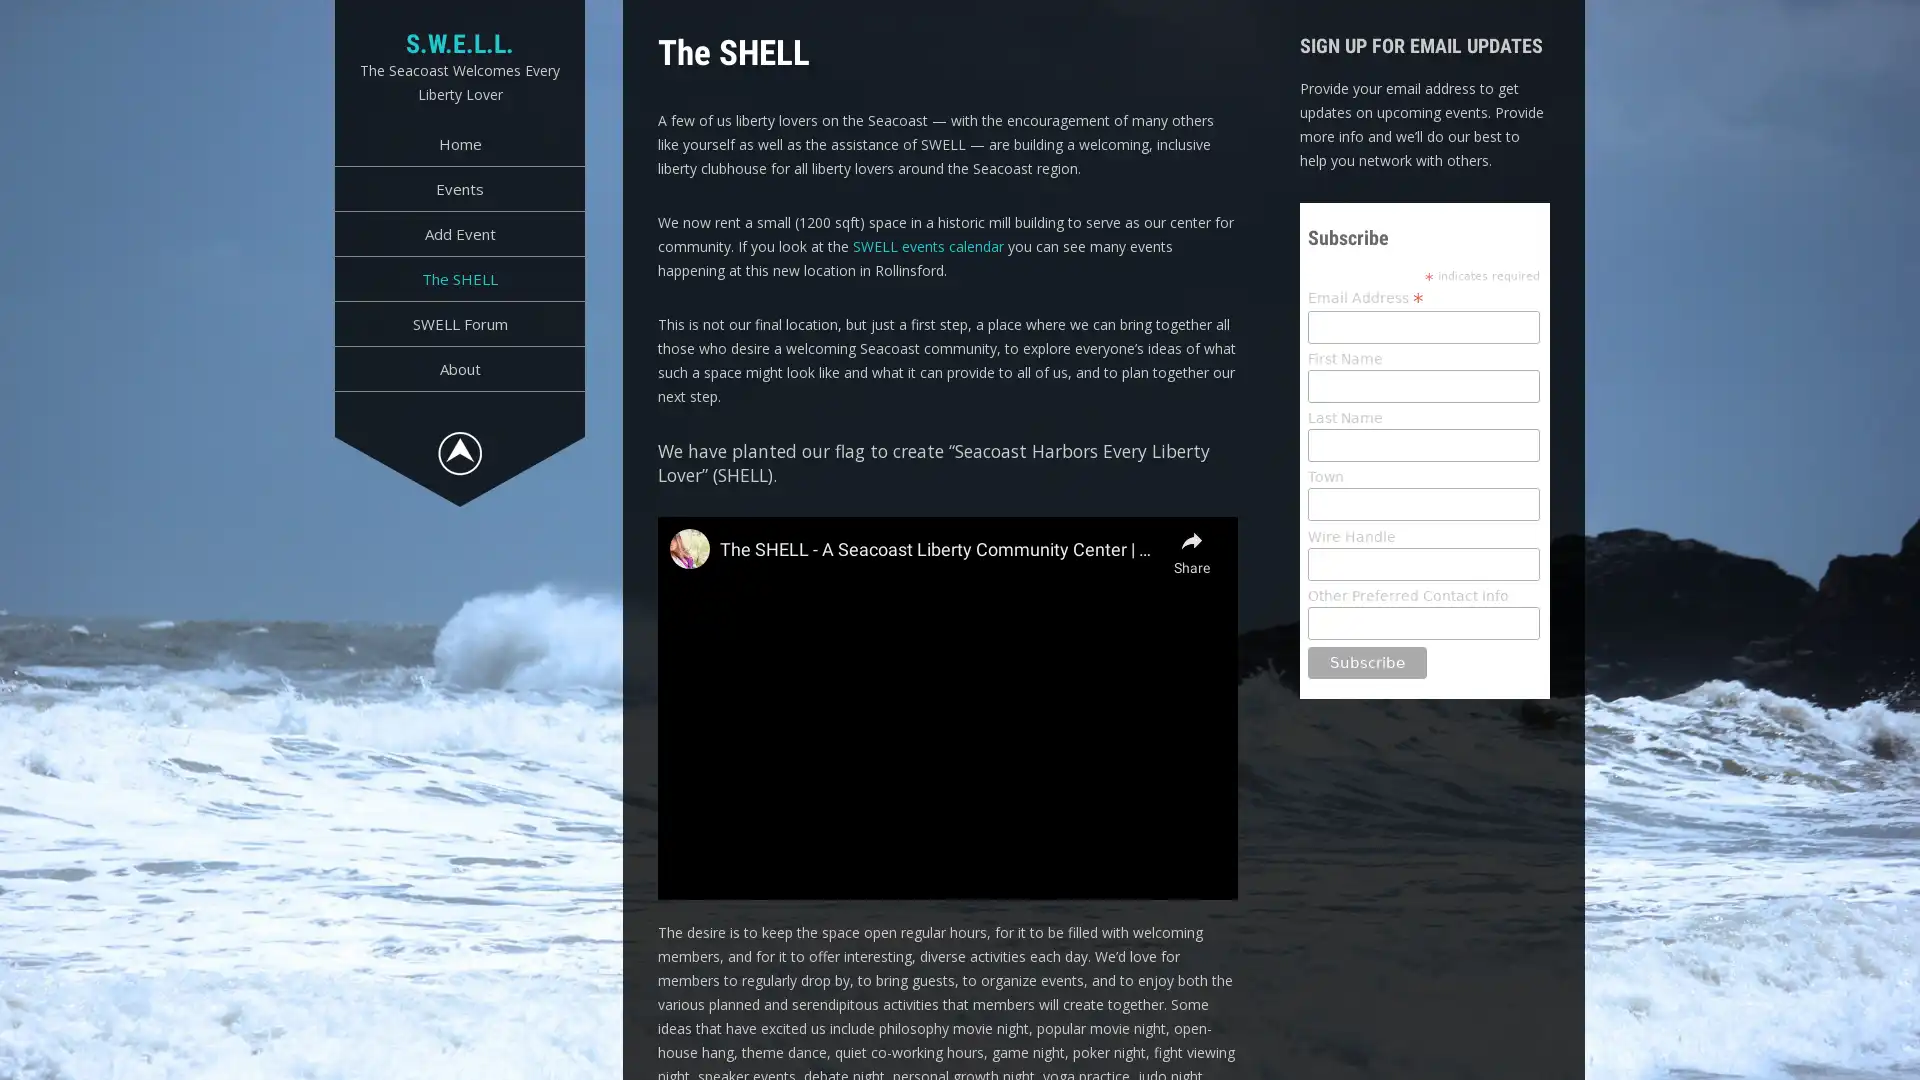 The image size is (1920, 1080). Describe the element at coordinates (1365, 663) in the screenshot. I see `Subscribe` at that location.